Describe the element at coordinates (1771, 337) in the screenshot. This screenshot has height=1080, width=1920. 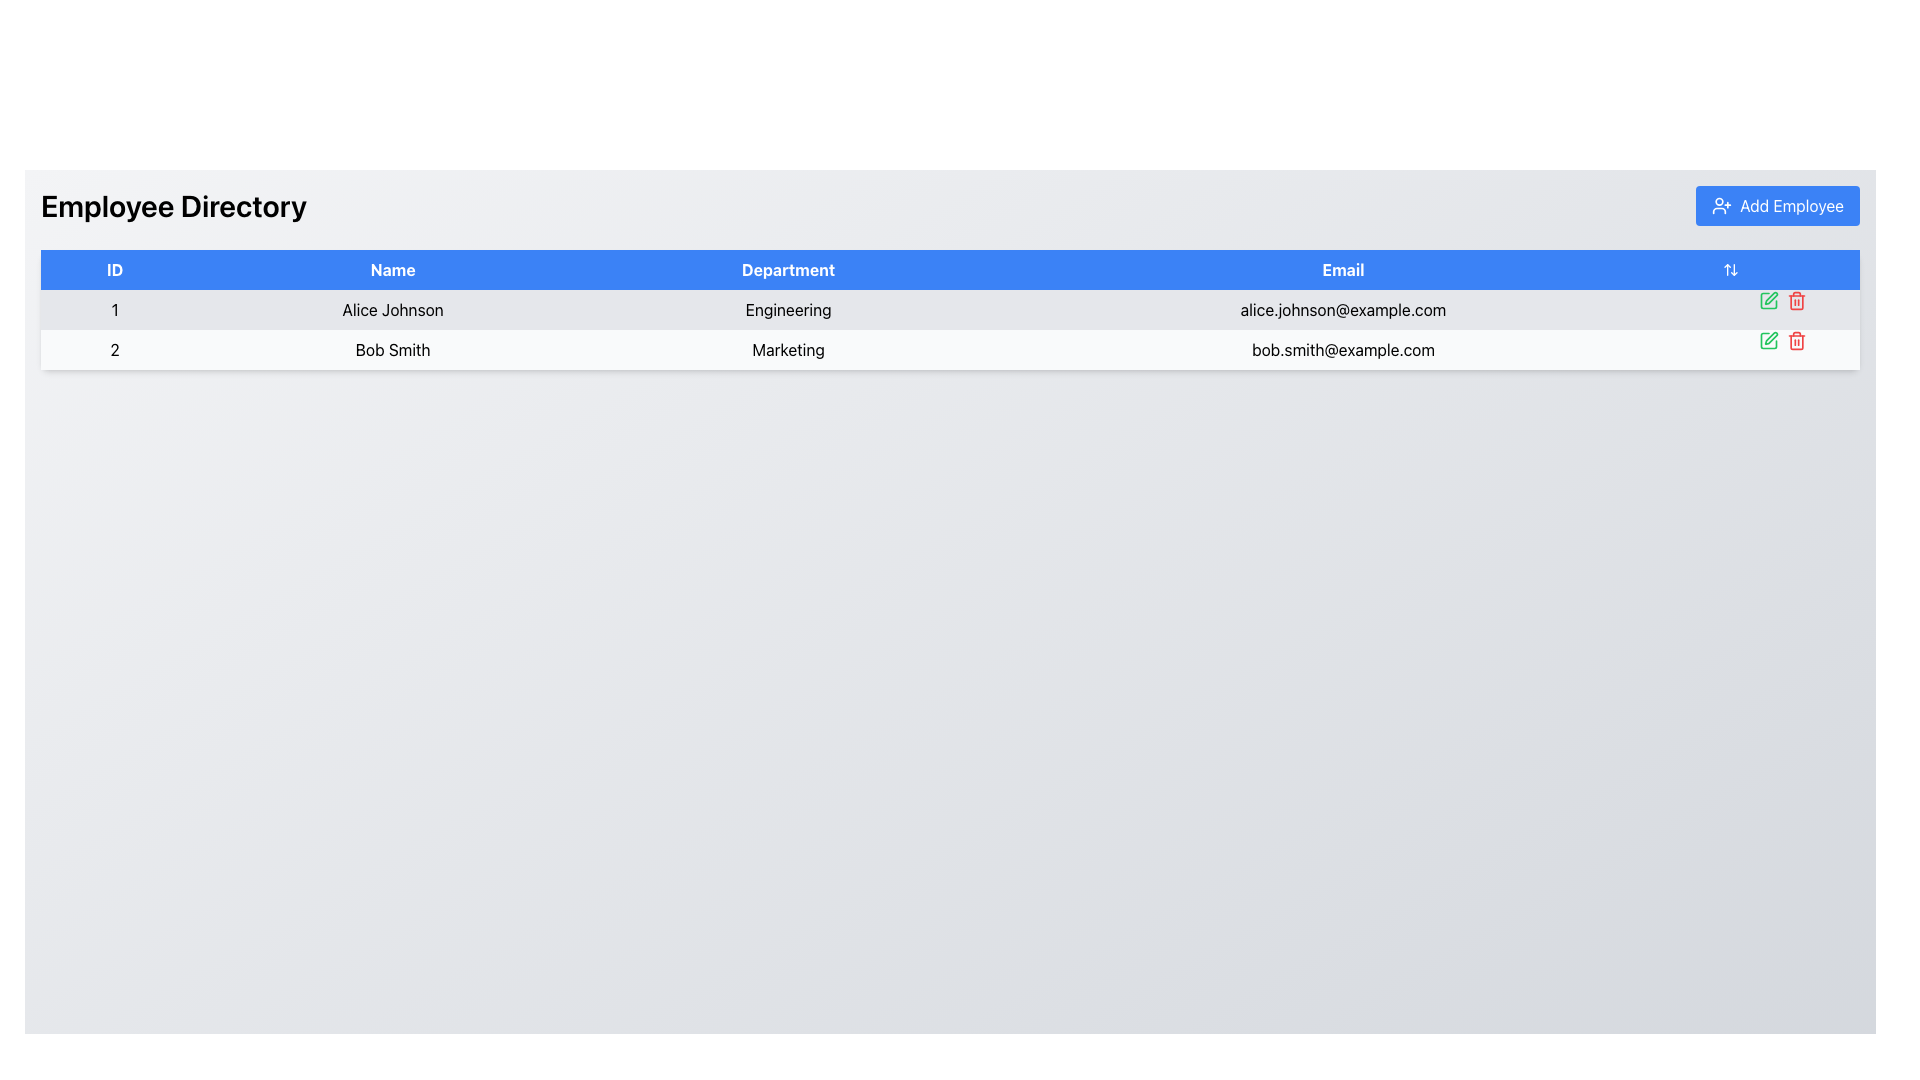
I see `the edit icon button located in the second row of the table under the 'Actions' column` at that location.